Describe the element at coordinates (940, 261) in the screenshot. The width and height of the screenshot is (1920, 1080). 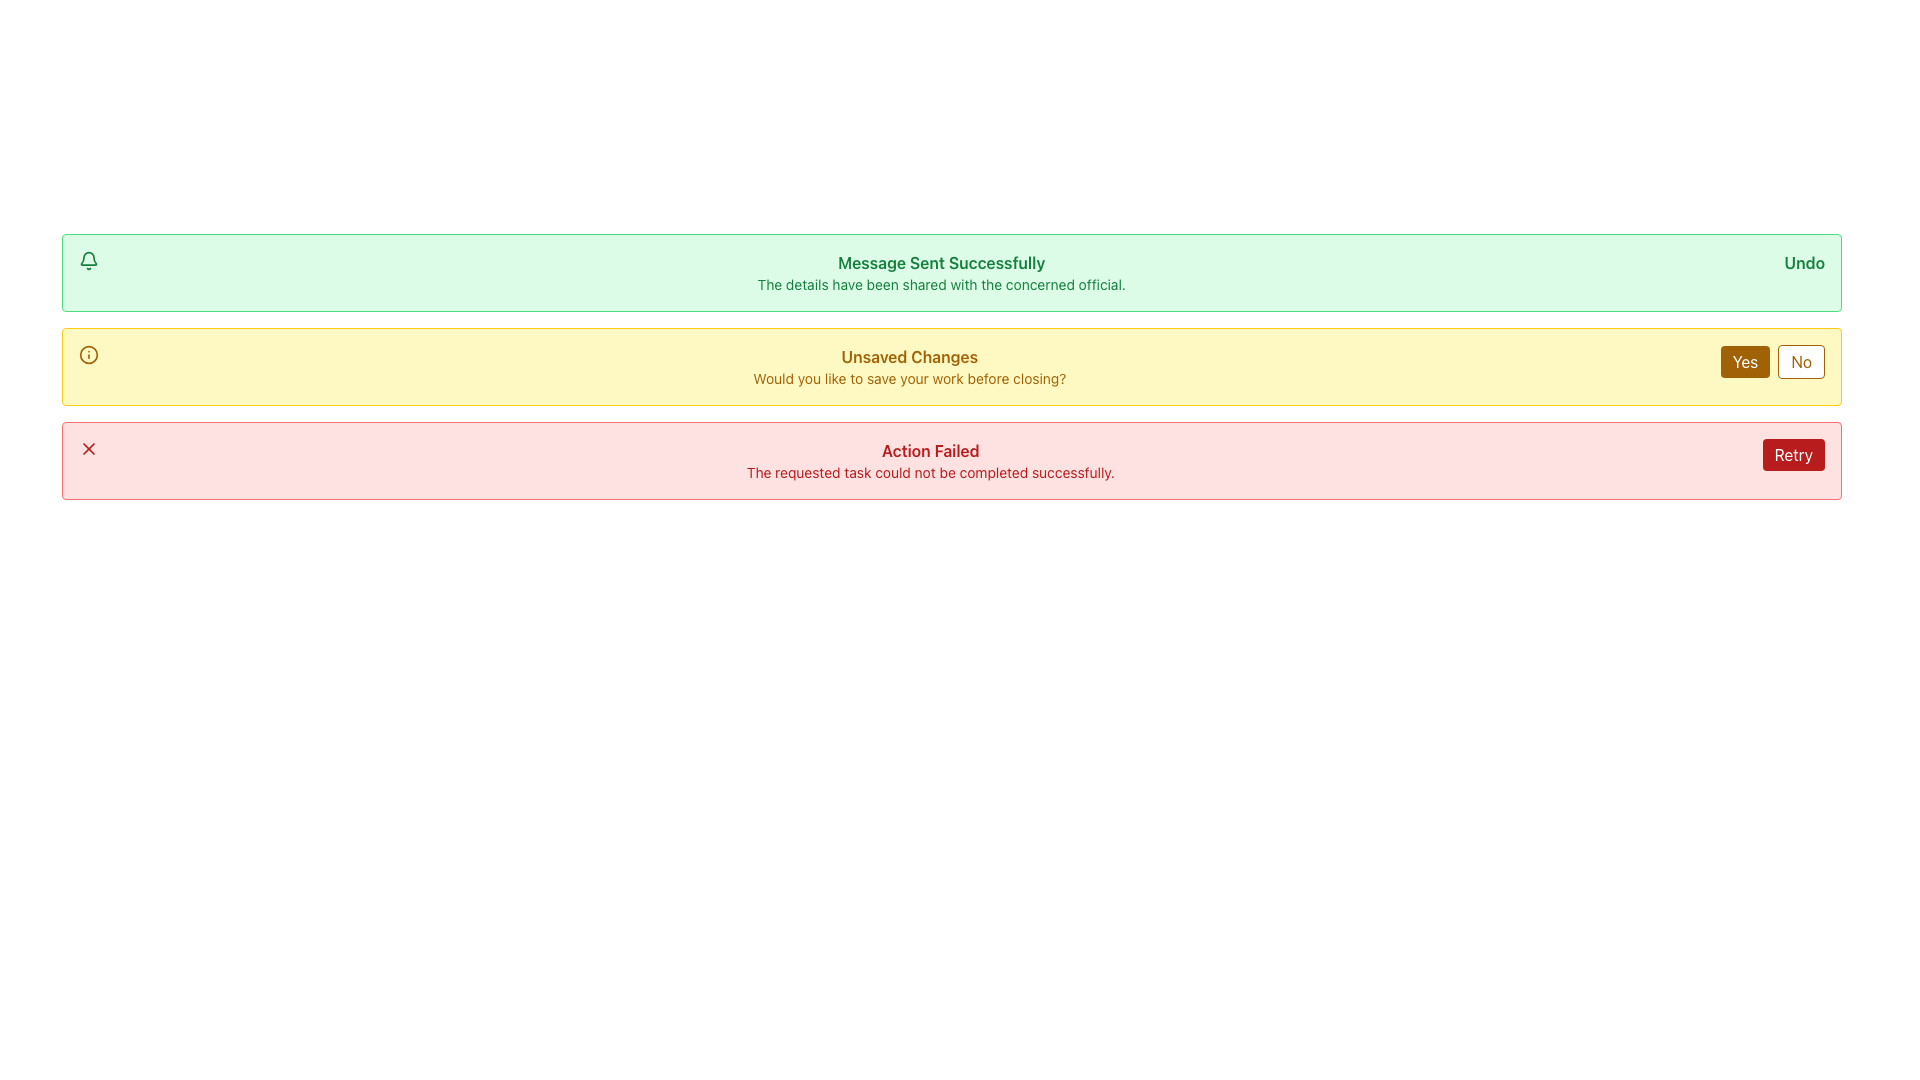
I see `the confirmation message text that indicates successful delivery of the user's sent message, located at the top of the green box containing two text lines` at that location.